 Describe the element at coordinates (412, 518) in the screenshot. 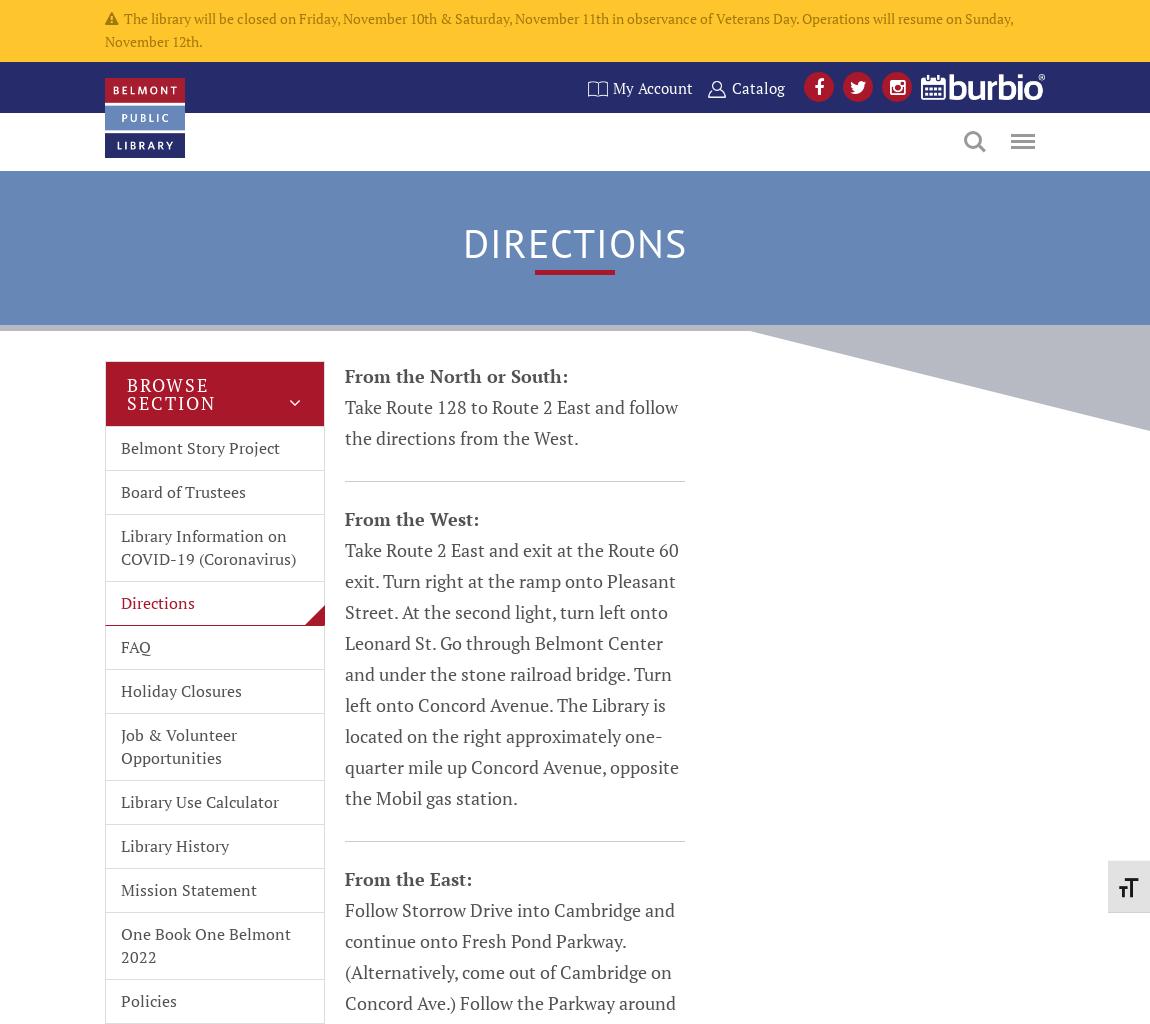

I see `'From the West:'` at that location.